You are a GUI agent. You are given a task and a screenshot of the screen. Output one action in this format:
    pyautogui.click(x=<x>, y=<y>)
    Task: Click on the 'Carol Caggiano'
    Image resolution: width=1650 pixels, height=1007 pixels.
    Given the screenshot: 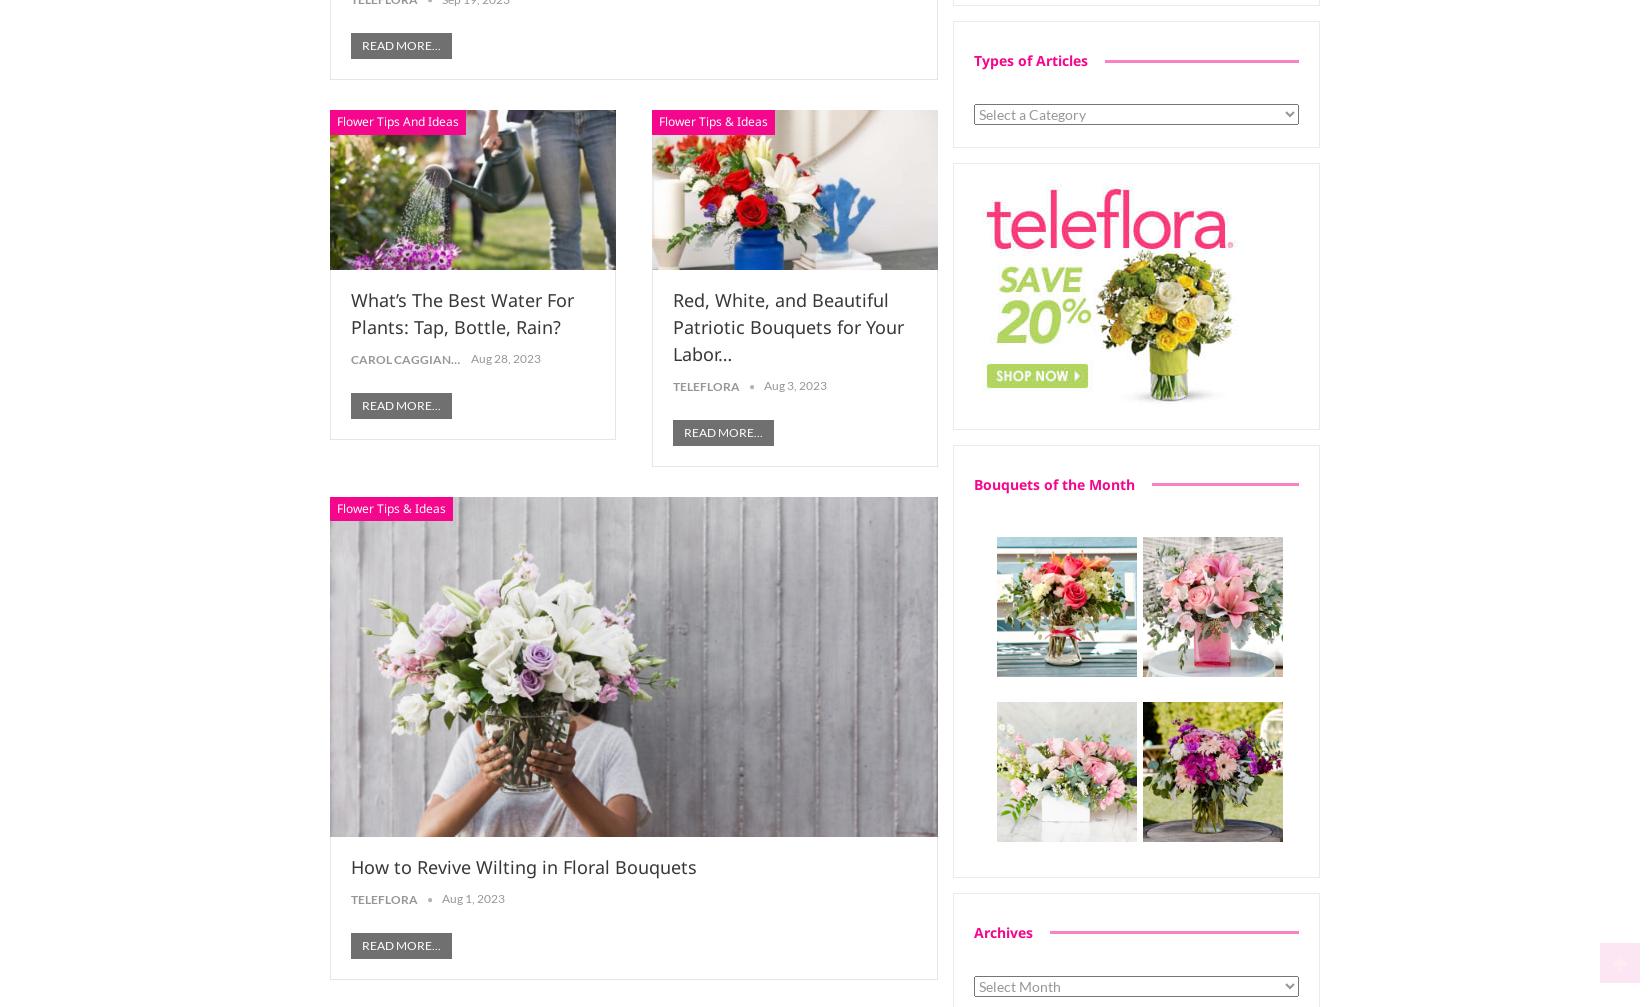 What is the action you would take?
    pyautogui.click(x=407, y=359)
    